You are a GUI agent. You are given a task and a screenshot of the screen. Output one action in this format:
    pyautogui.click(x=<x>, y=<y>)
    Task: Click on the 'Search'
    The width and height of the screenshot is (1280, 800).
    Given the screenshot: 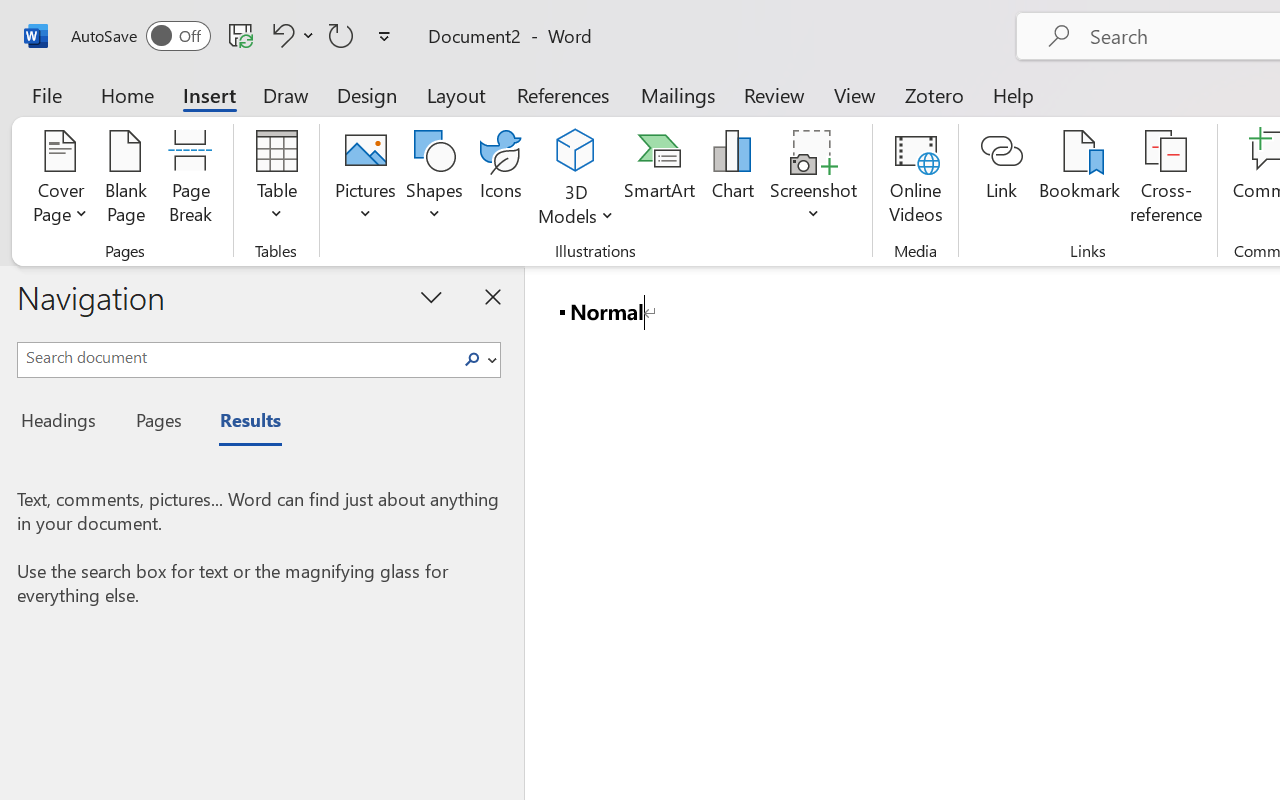 What is the action you would take?
    pyautogui.click(x=471, y=360)
    